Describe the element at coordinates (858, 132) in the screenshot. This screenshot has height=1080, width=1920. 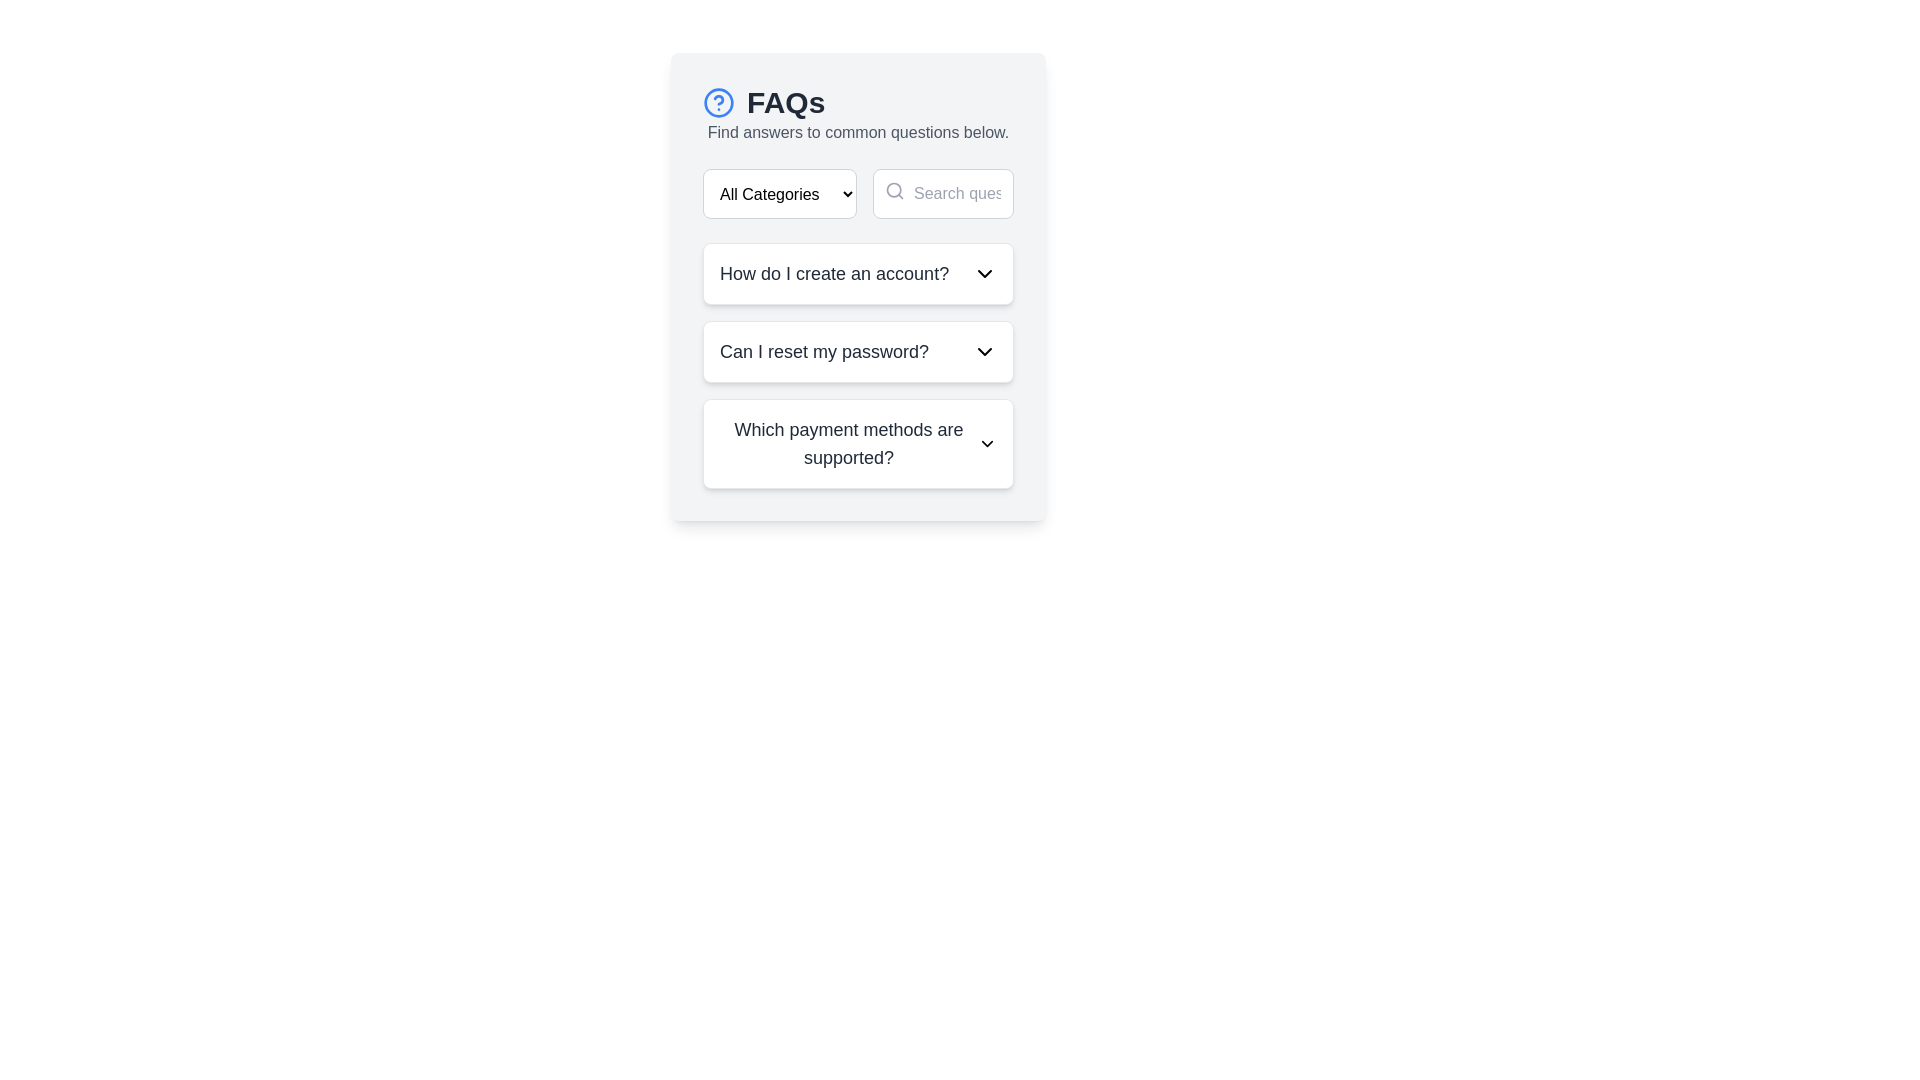
I see `the static text that reads 'Find answers to common questions below,' located directly below the 'FAQs' heading in the FAQ section` at that location.